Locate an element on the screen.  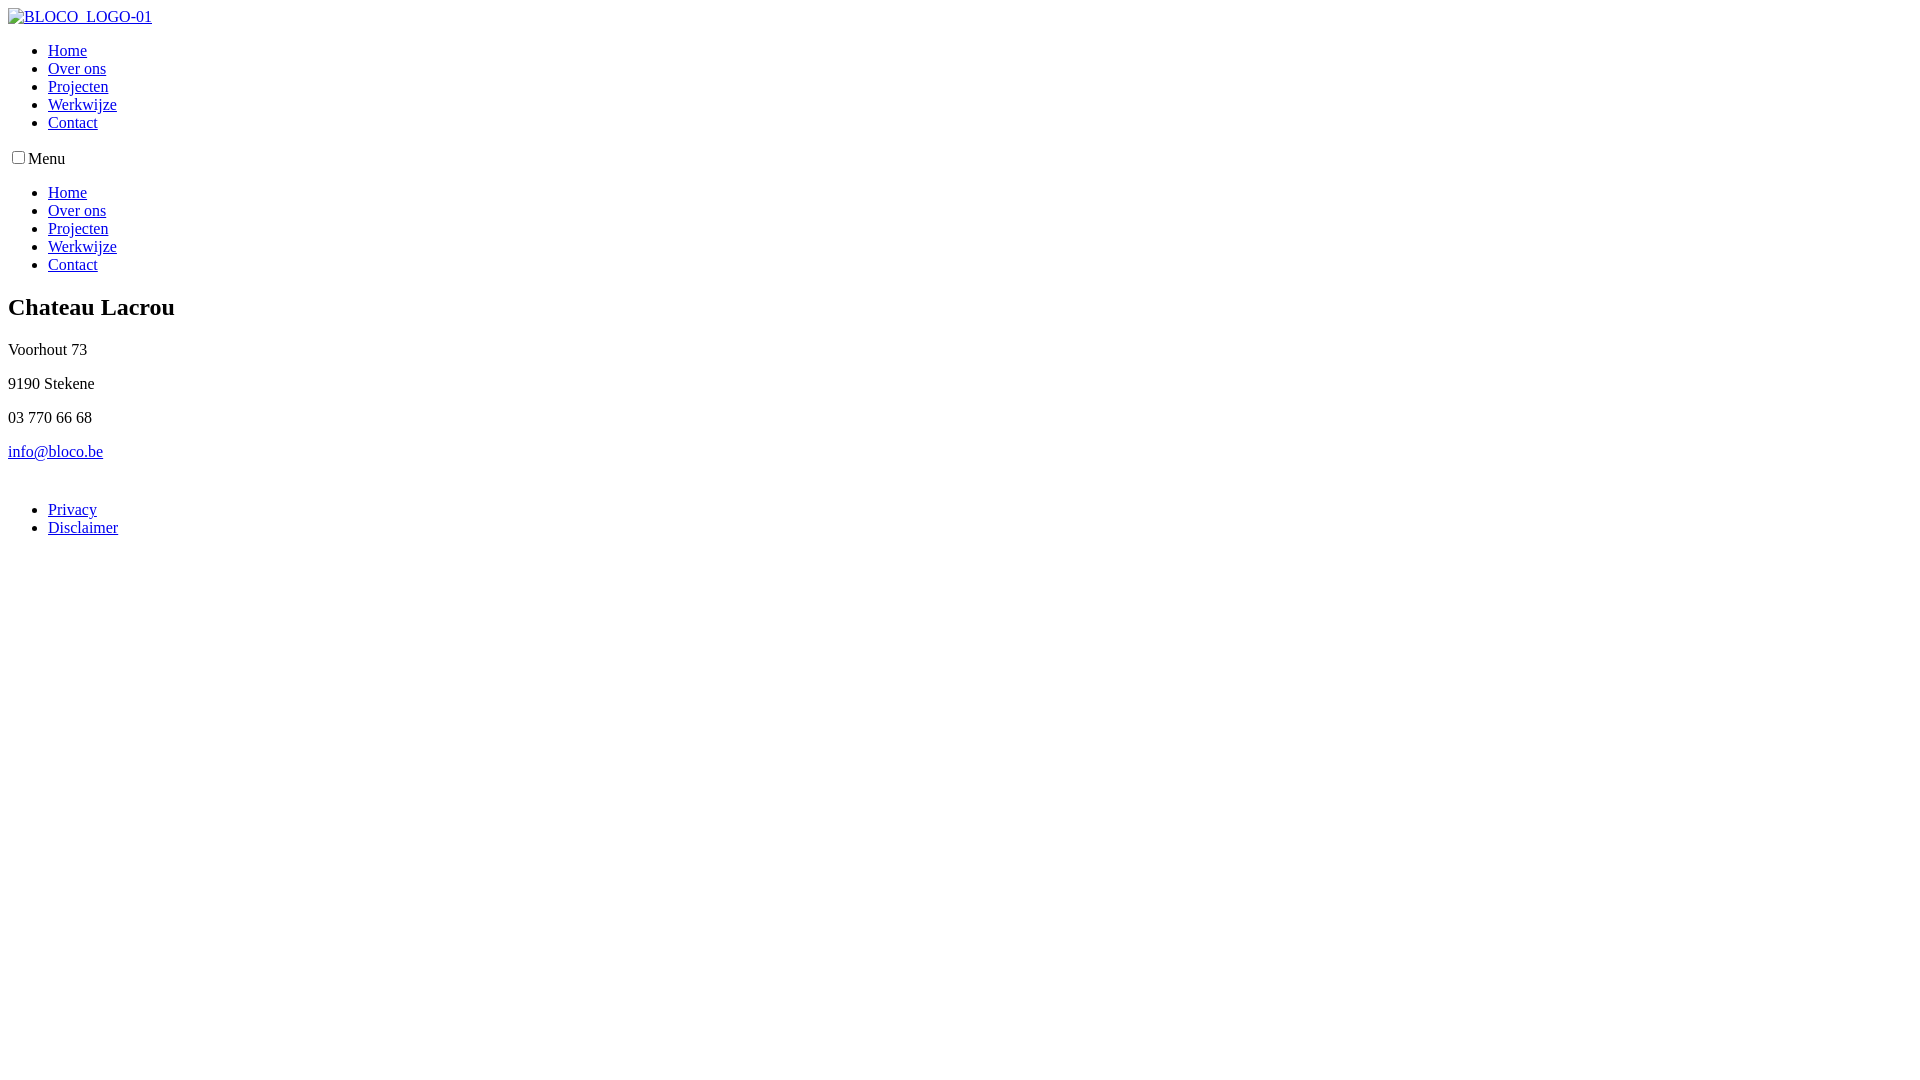
'Werkwijze' is located at coordinates (81, 104).